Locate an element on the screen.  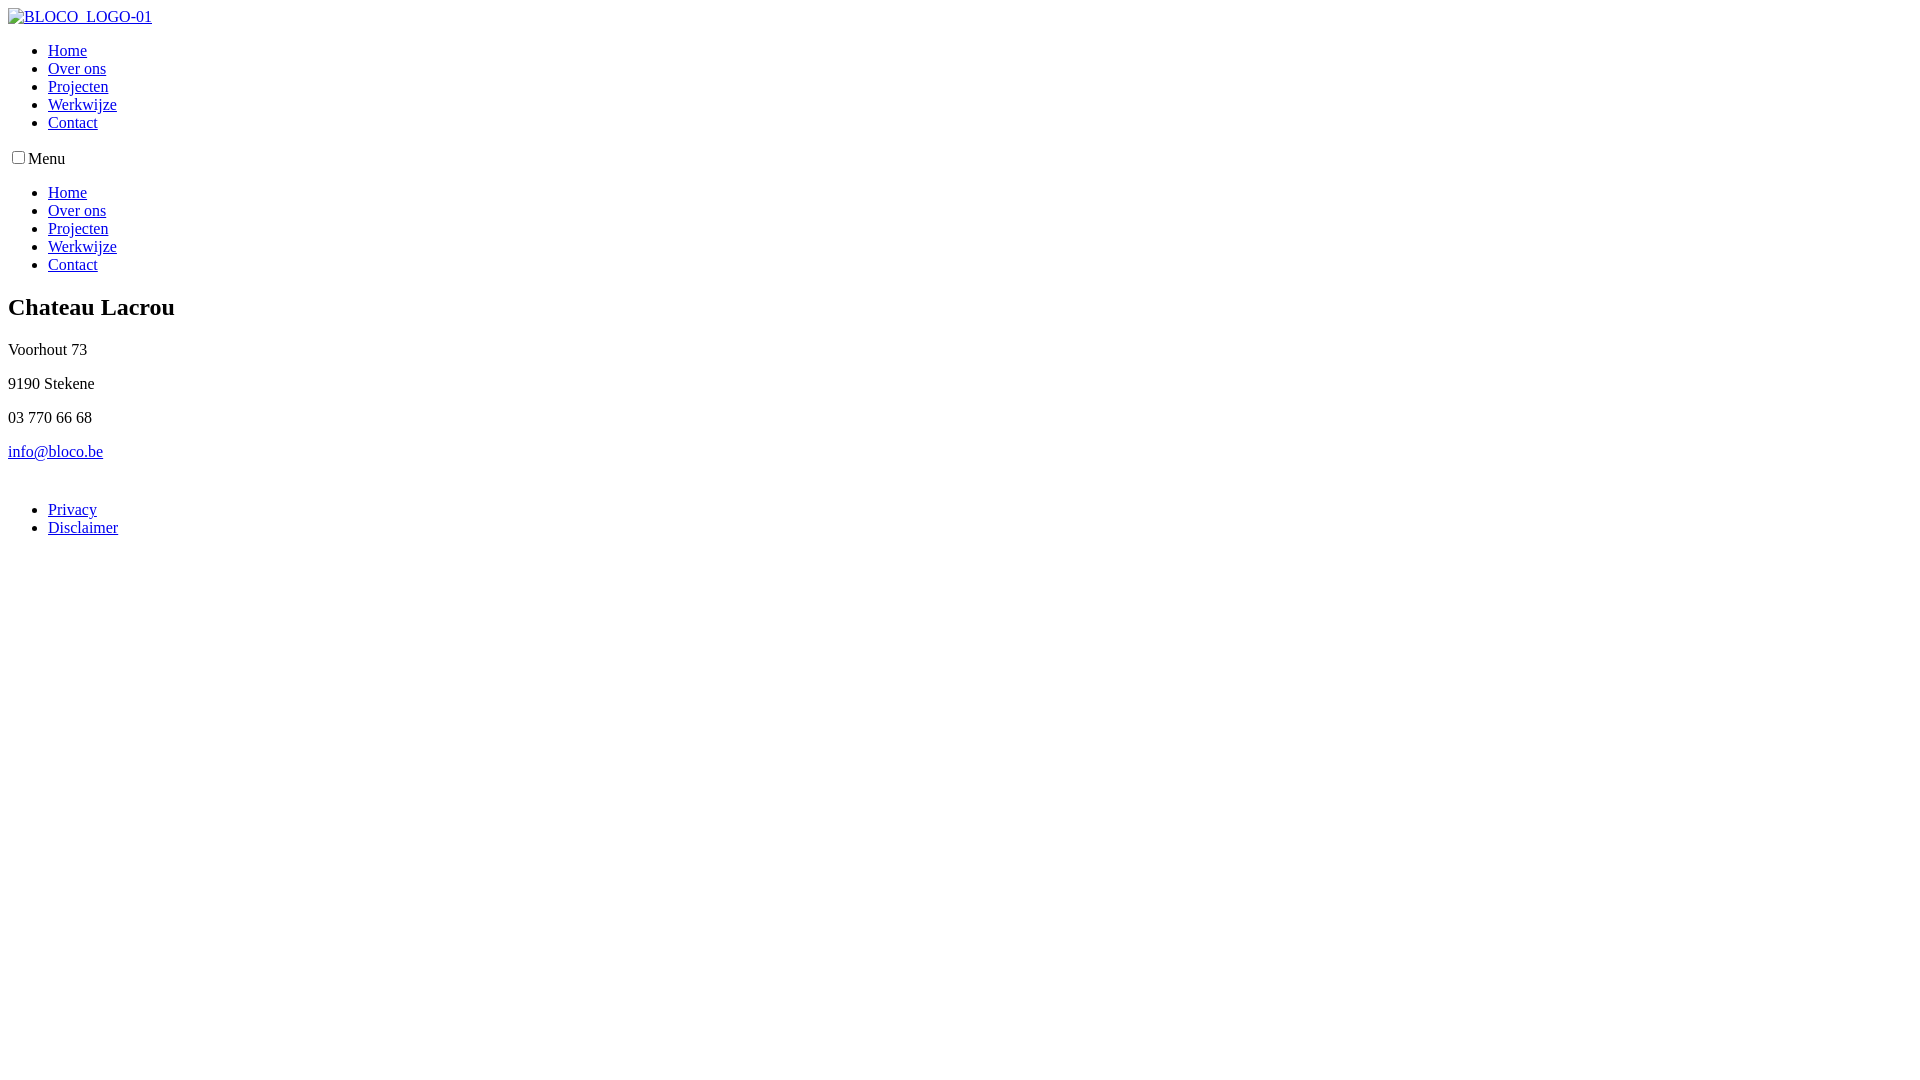
'Werkwijze' is located at coordinates (81, 104).